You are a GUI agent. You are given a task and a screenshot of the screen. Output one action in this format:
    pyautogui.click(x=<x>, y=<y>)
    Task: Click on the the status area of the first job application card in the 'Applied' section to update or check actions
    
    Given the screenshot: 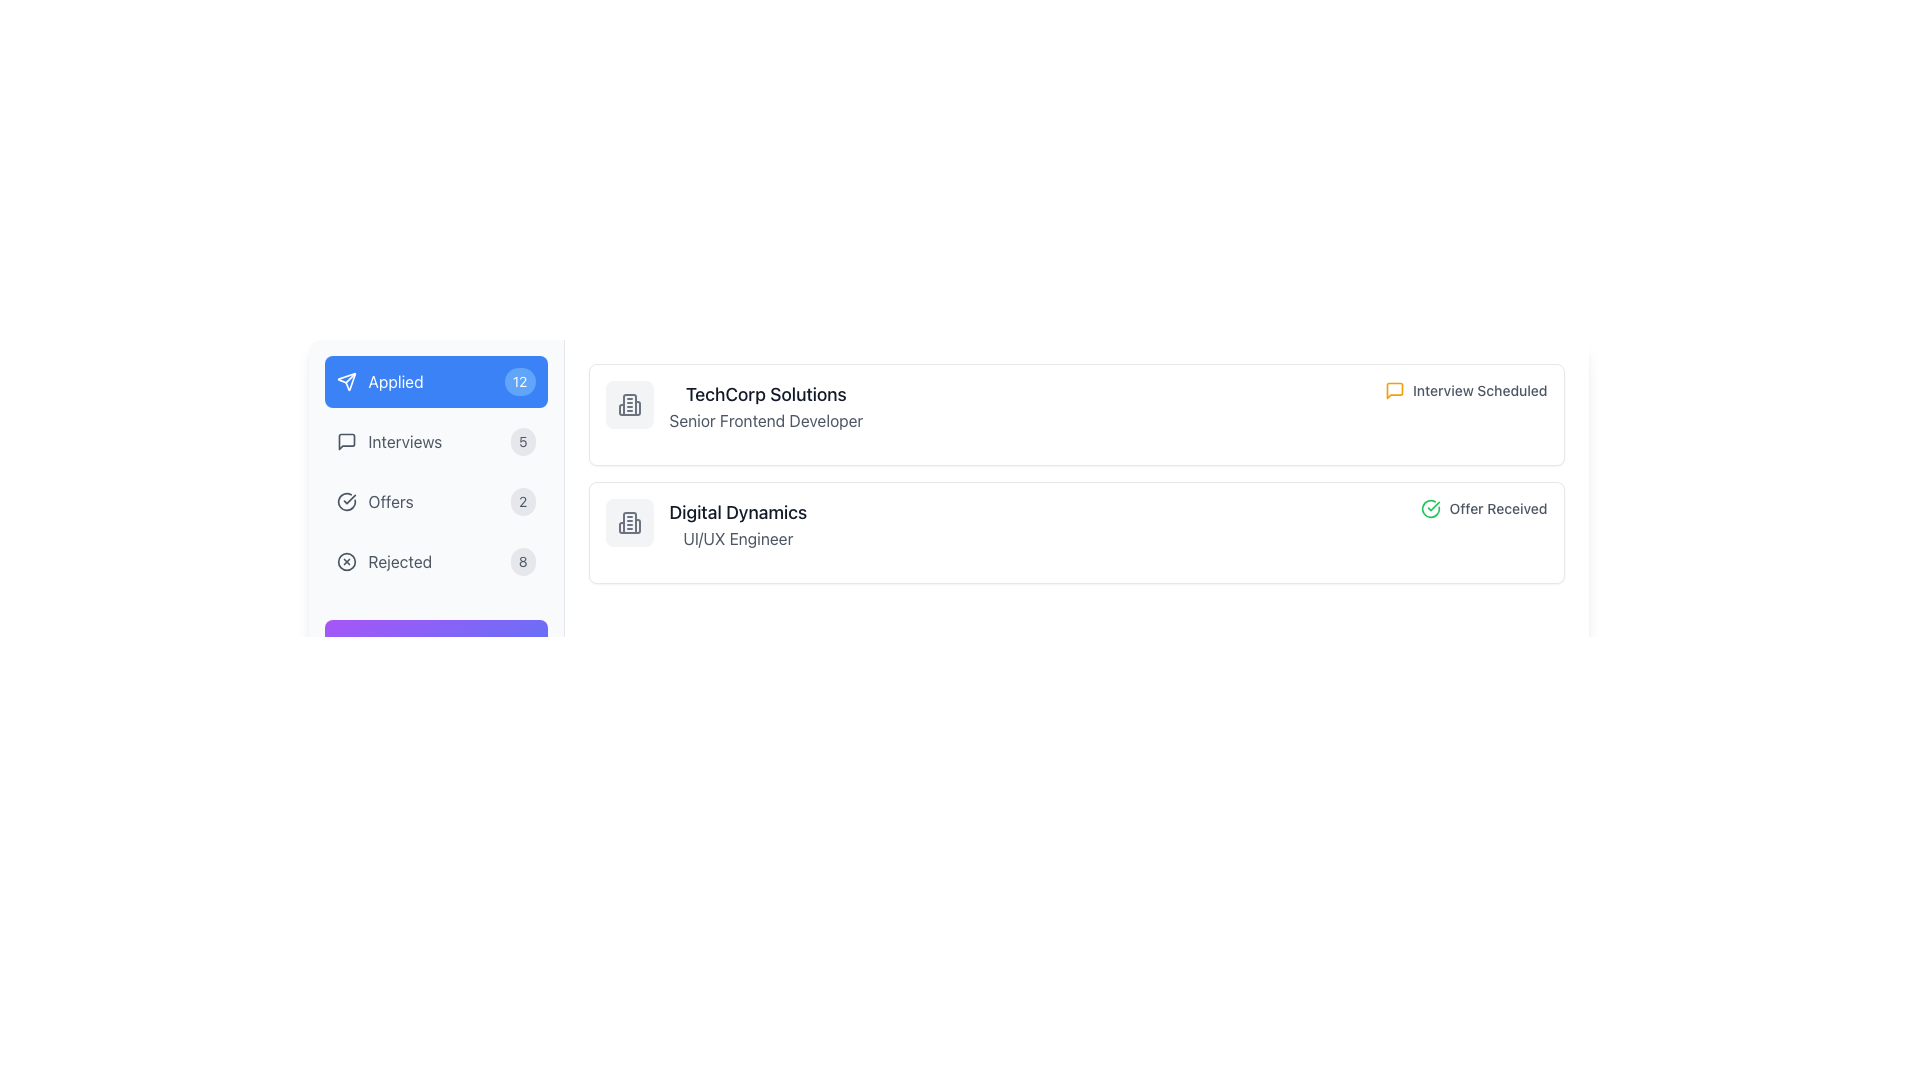 What is the action you would take?
    pyautogui.click(x=1075, y=406)
    